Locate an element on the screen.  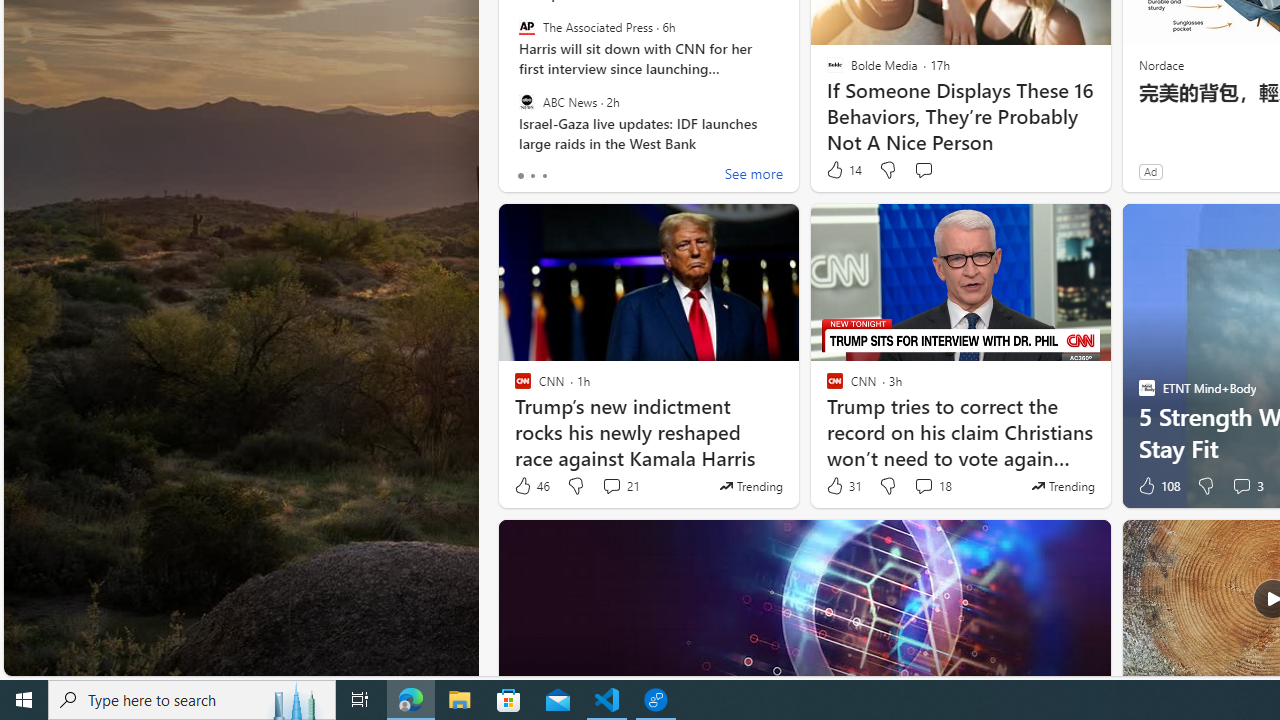
'tab-2' is located at coordinates (544, 175).